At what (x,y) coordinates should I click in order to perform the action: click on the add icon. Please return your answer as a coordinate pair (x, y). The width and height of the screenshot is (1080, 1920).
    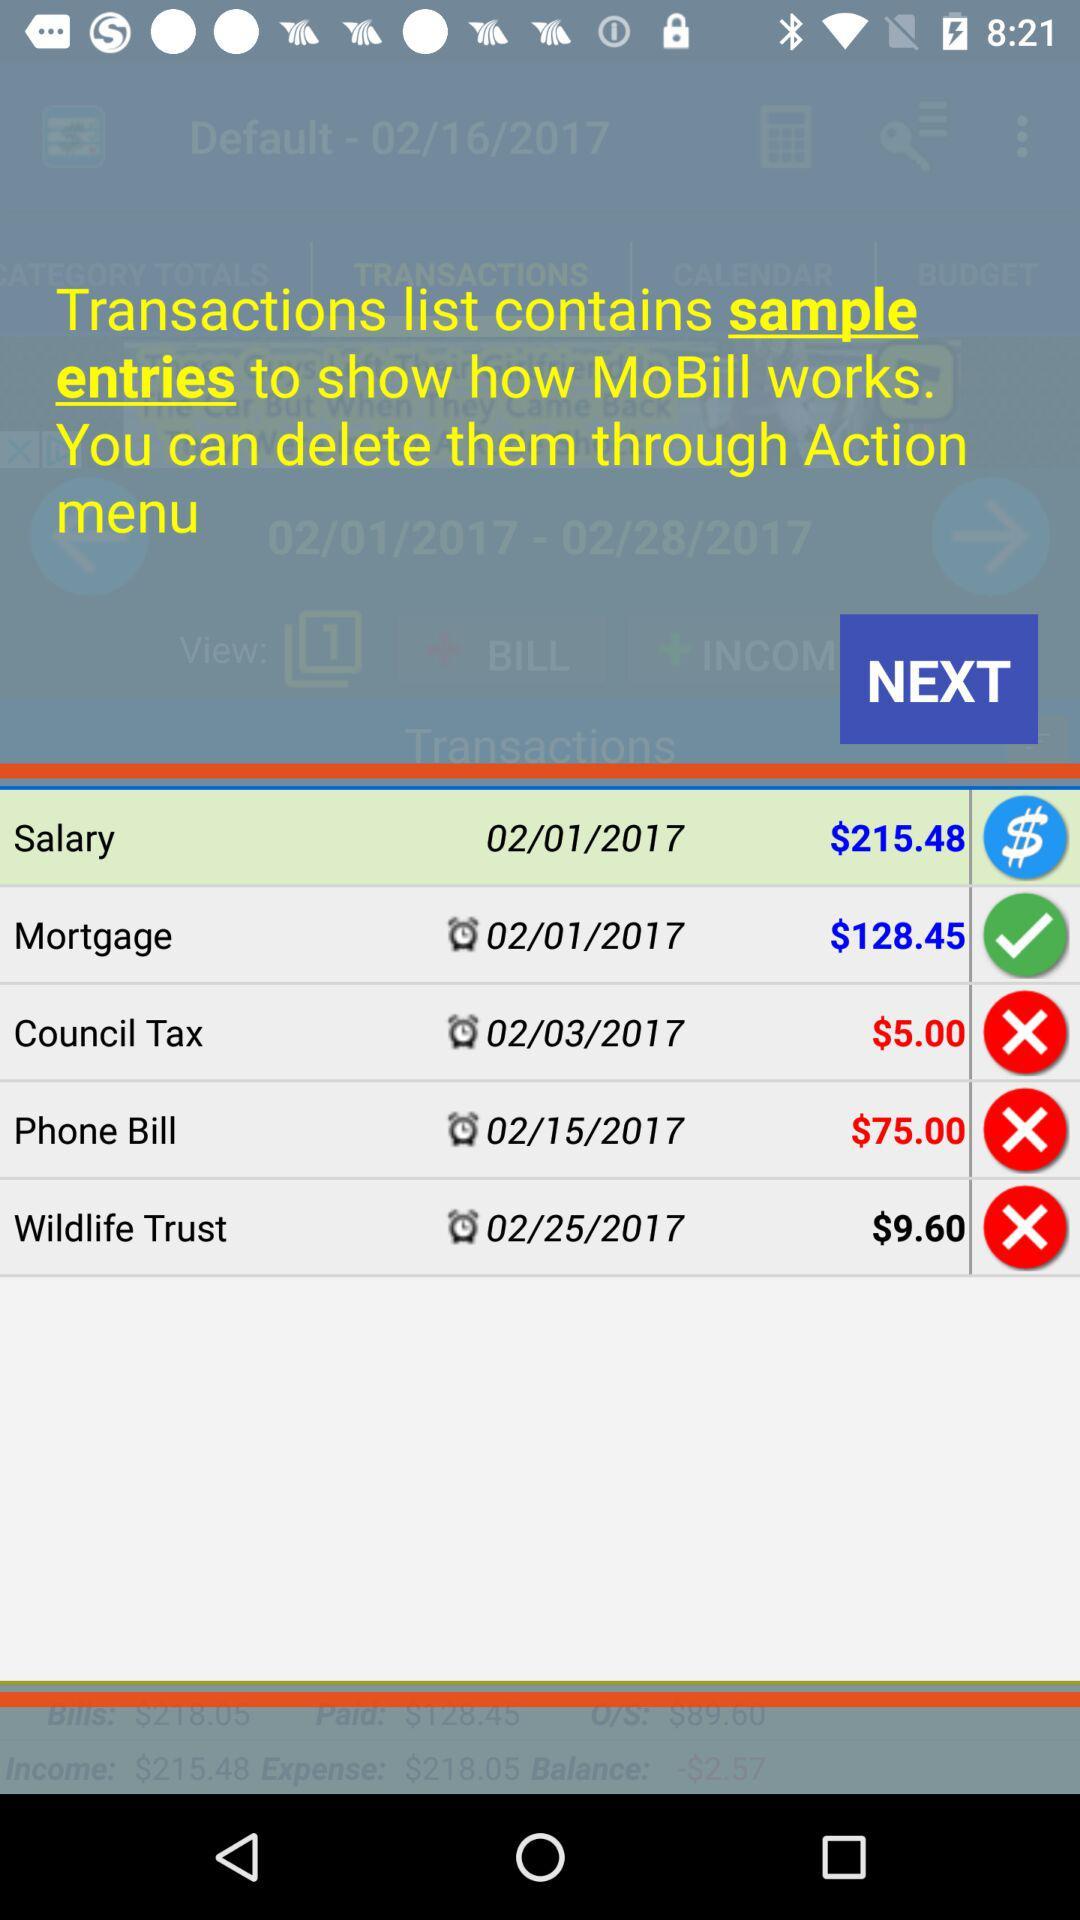
    Looking at the image, I should click on (1036, 739).